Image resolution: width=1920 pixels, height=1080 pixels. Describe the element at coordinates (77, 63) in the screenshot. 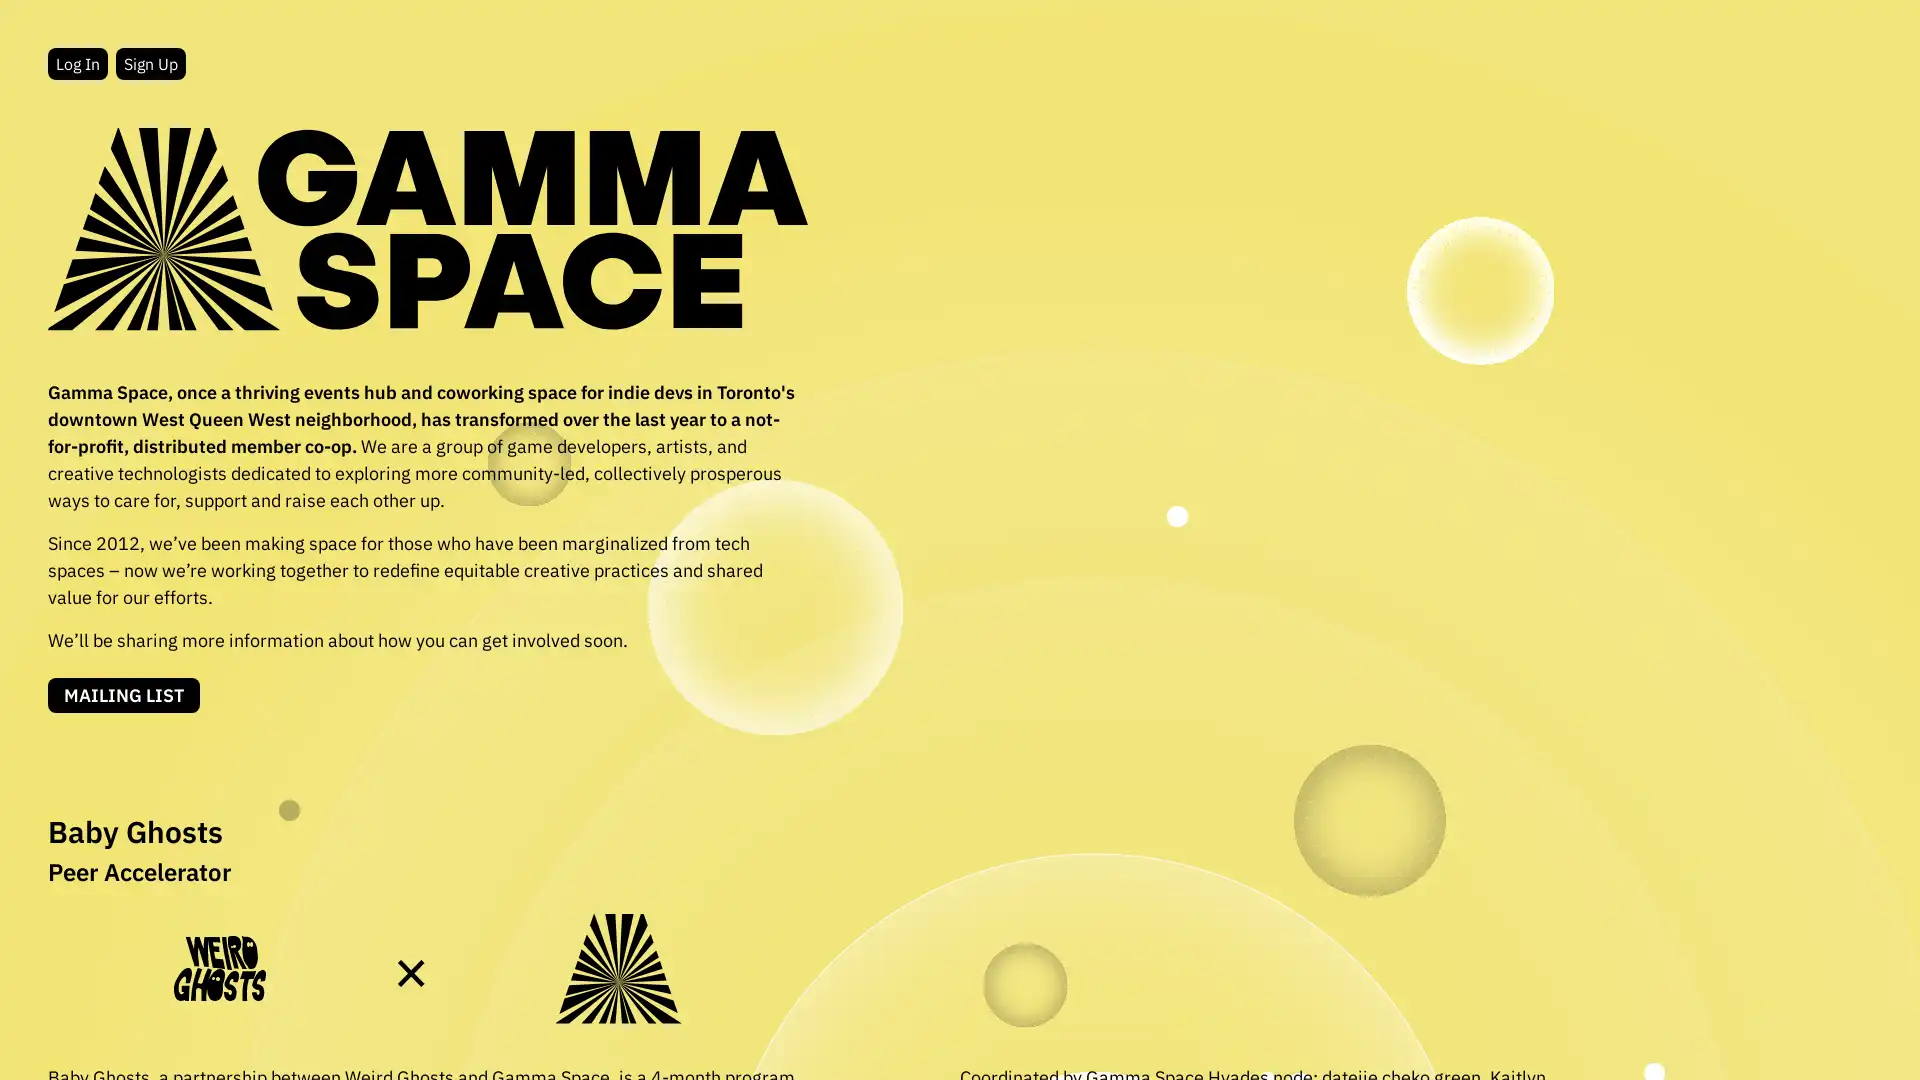

I see `Log In` at that location.